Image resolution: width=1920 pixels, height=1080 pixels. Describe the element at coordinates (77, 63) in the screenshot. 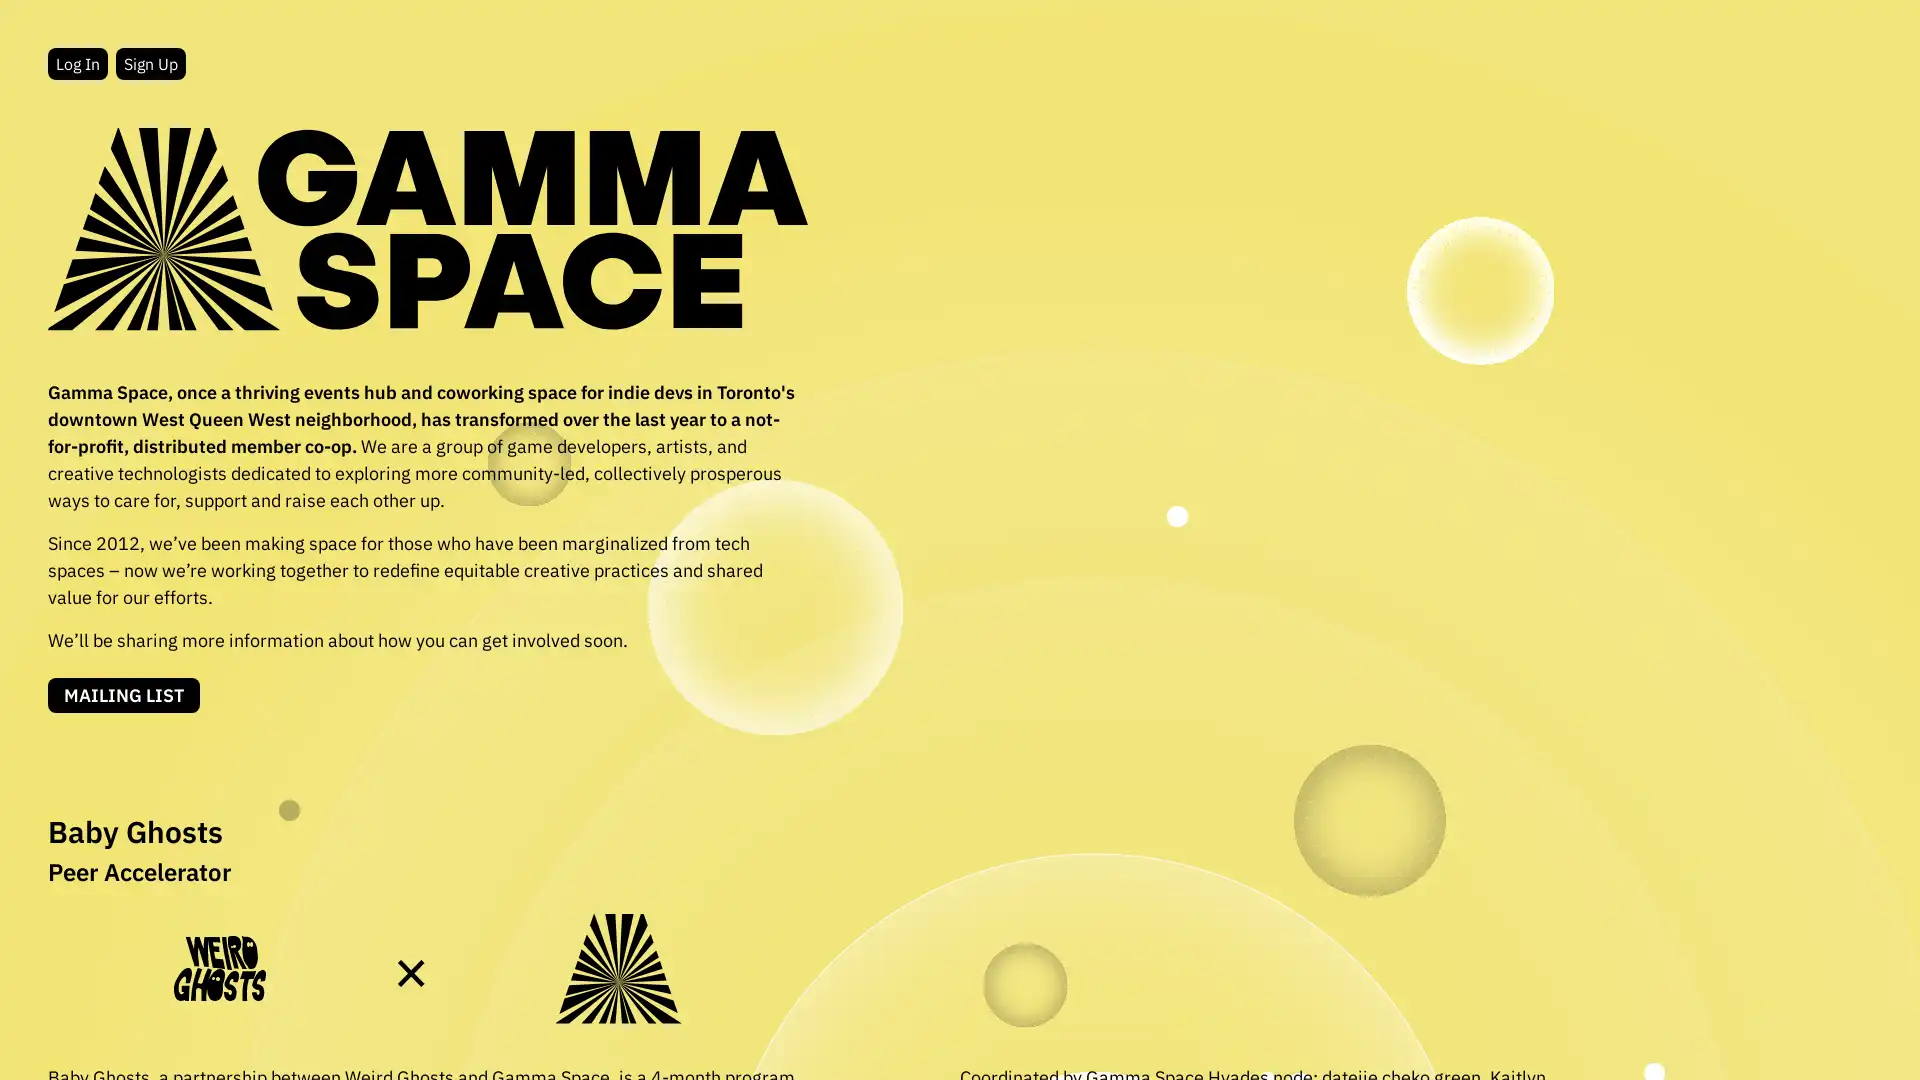

I see `Log In` at that location.